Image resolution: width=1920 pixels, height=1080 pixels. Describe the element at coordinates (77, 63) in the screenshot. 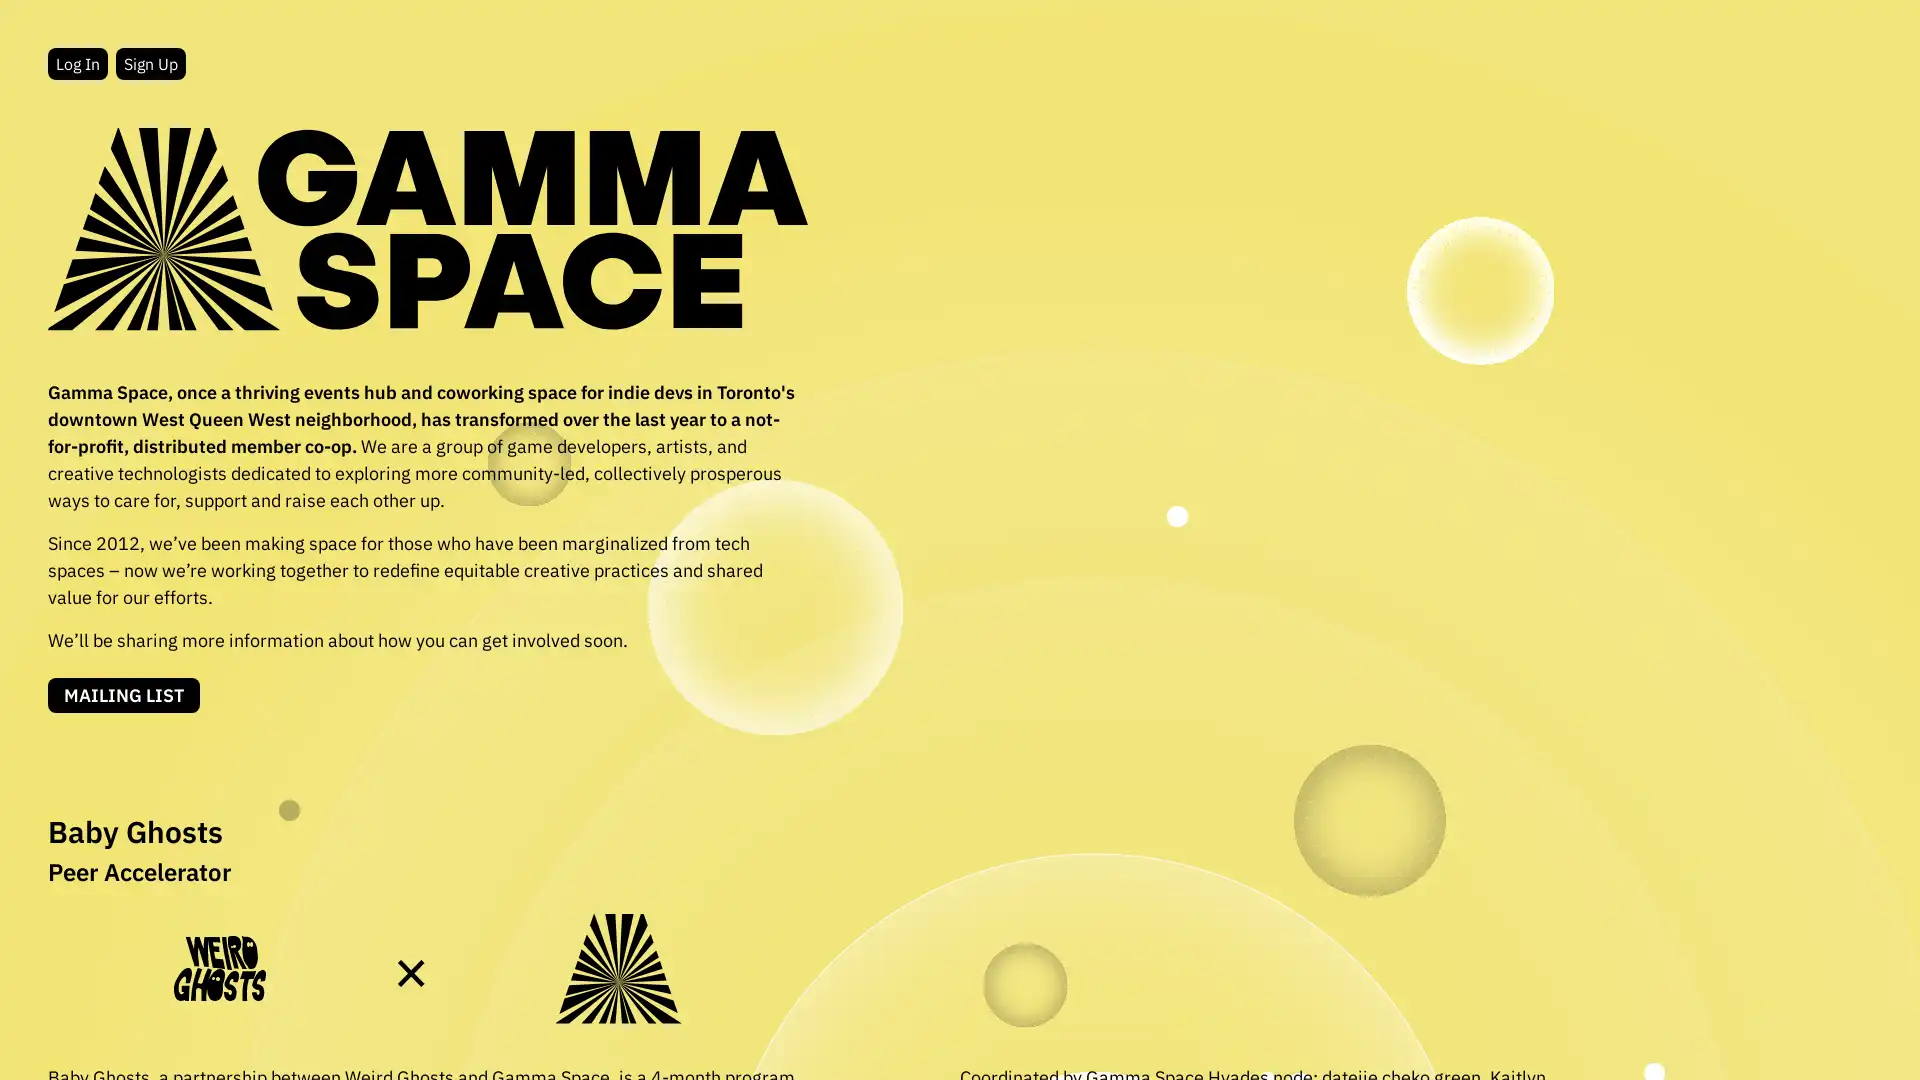

I see `Log In` at that location.